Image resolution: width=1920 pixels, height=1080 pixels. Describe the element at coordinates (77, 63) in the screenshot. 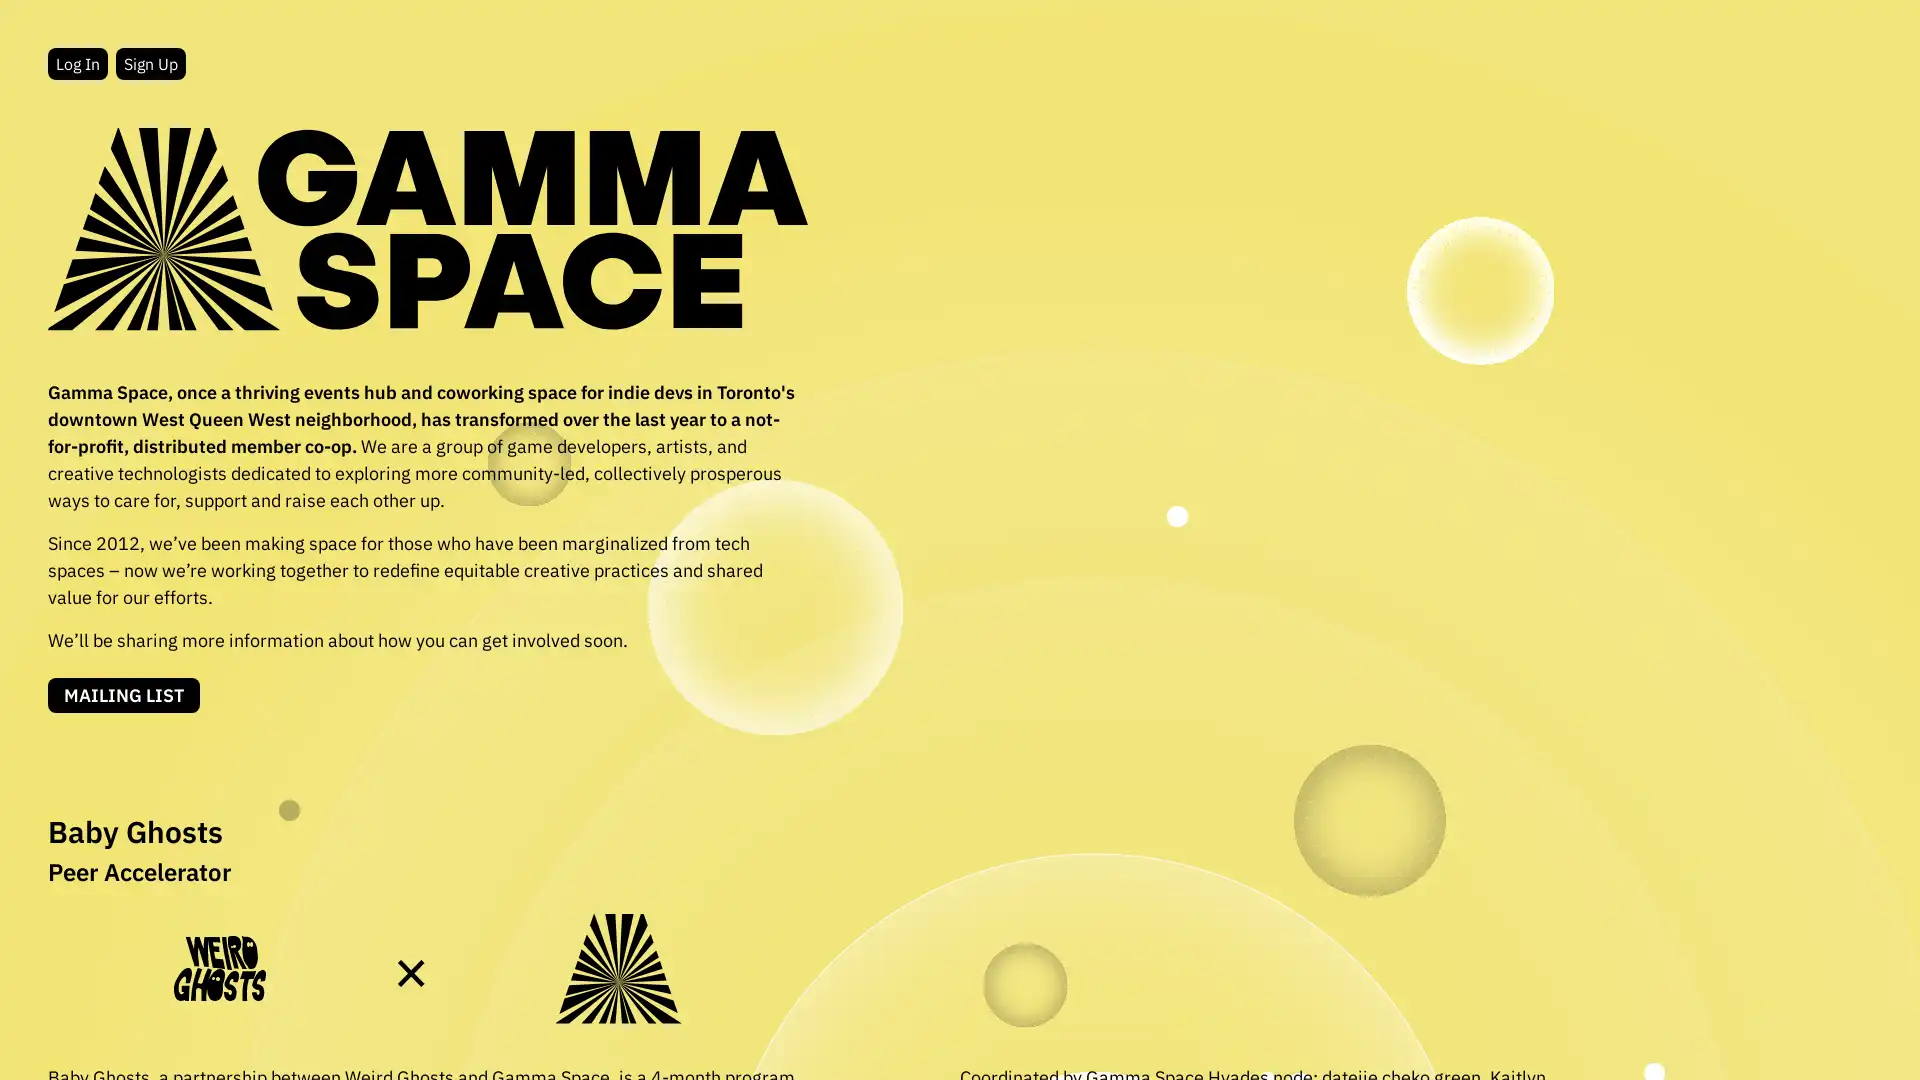

I see `Log In` at that location.